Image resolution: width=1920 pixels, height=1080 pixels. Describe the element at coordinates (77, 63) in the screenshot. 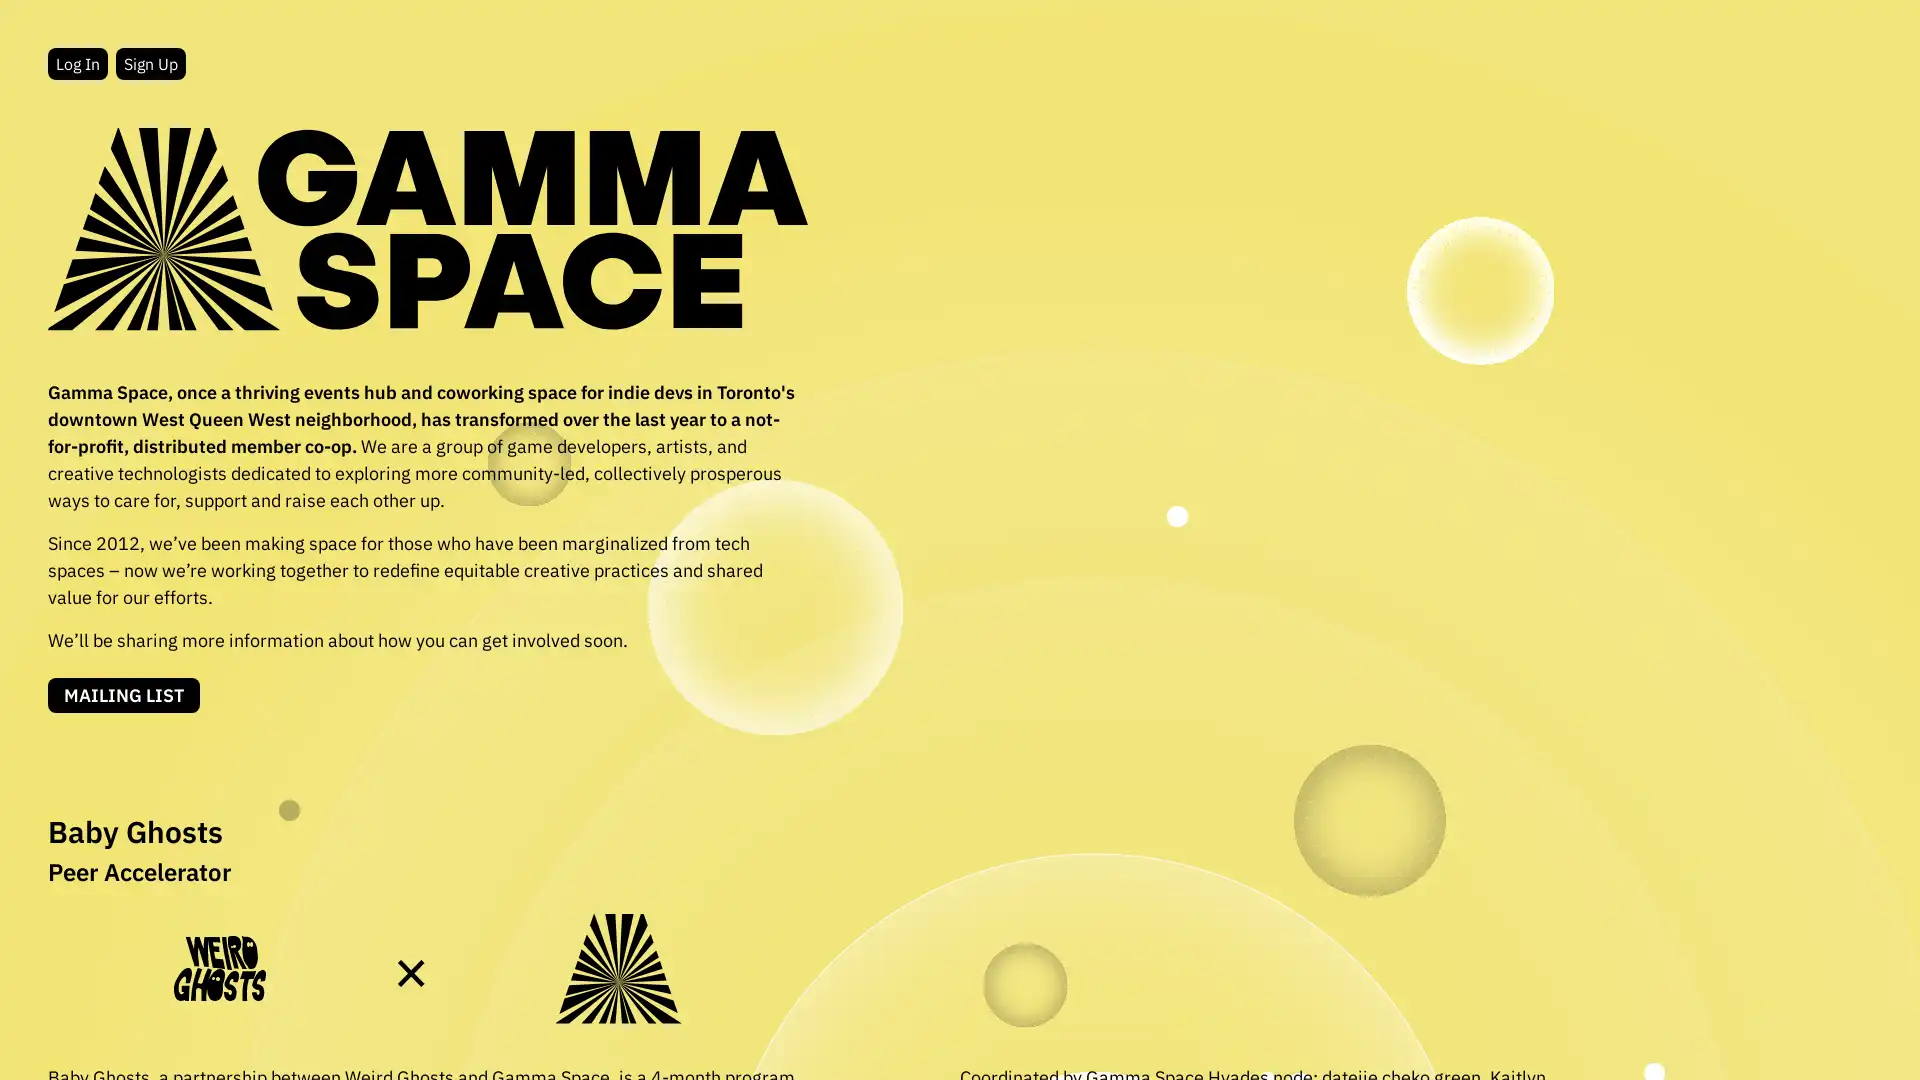

I see `Log In` at that location.